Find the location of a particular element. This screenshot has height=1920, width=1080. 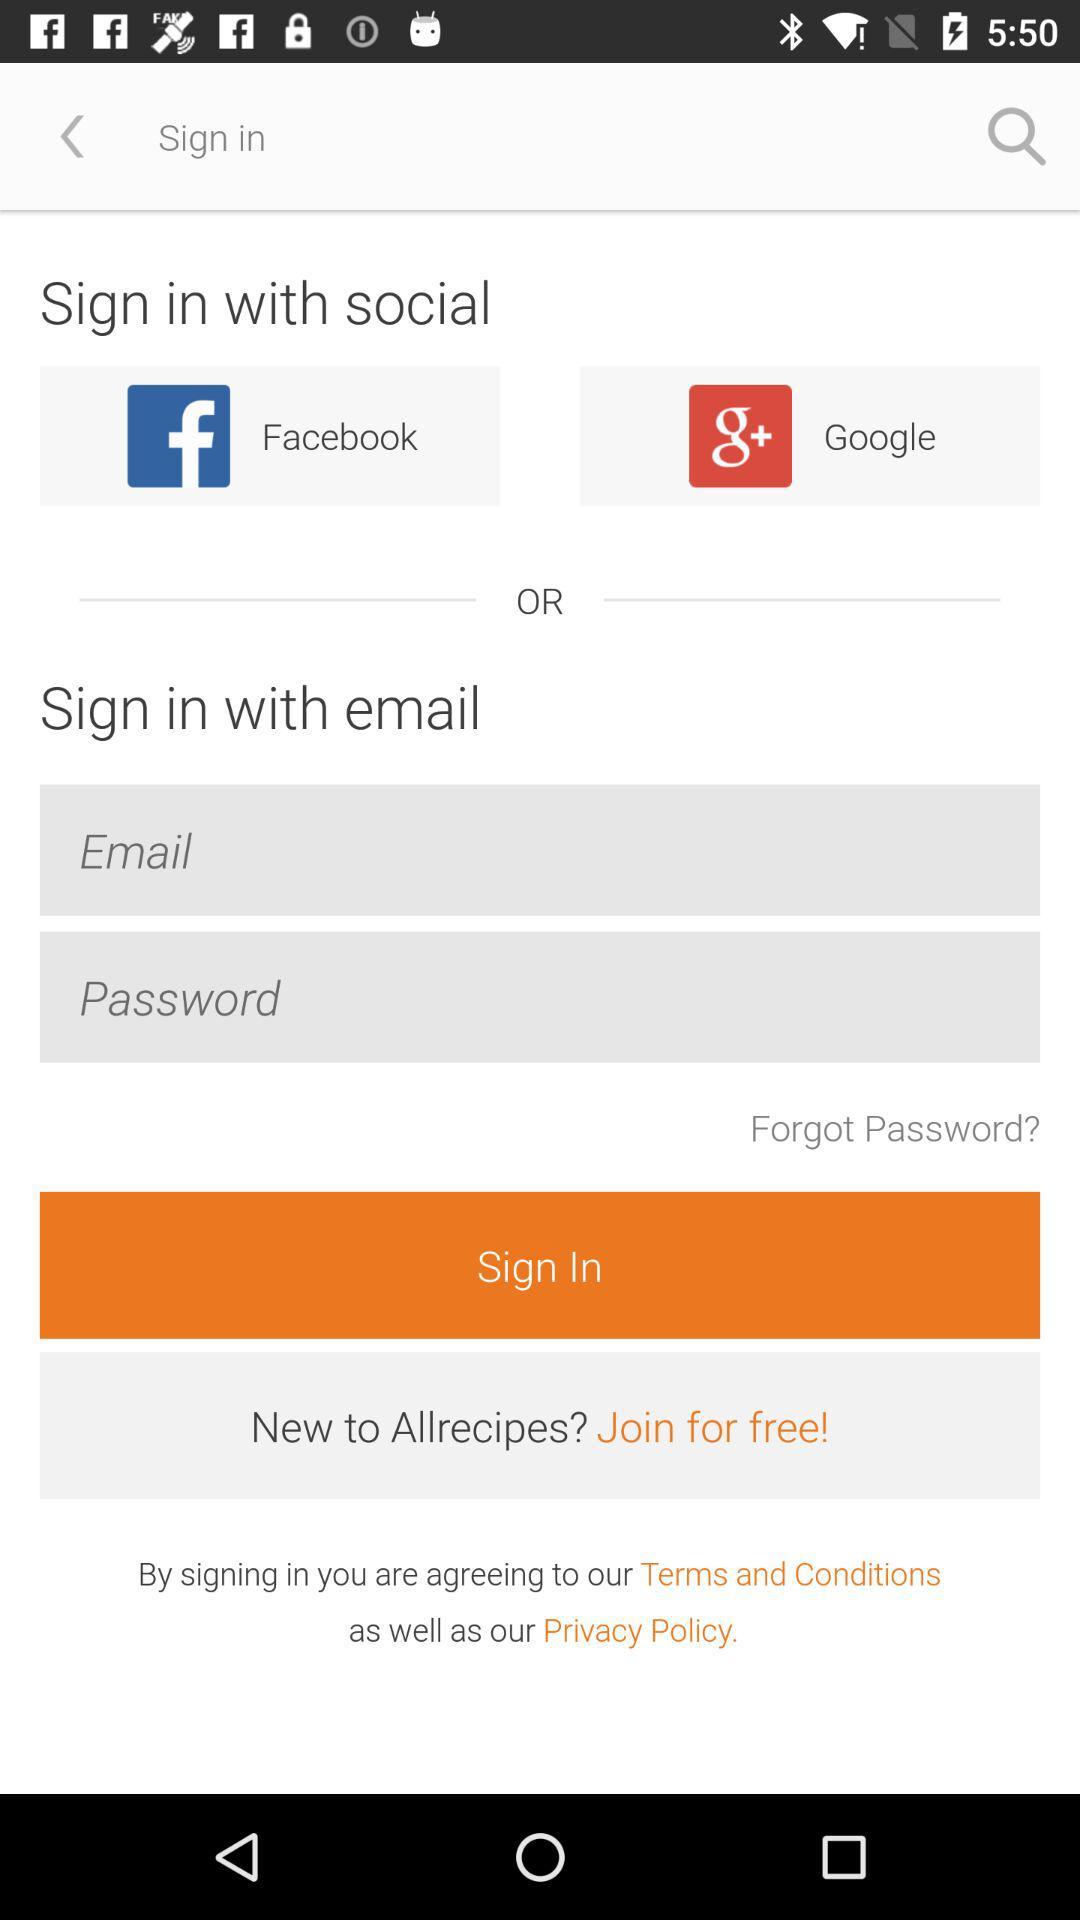

icon on the right is located at coordinates (894, 1127).